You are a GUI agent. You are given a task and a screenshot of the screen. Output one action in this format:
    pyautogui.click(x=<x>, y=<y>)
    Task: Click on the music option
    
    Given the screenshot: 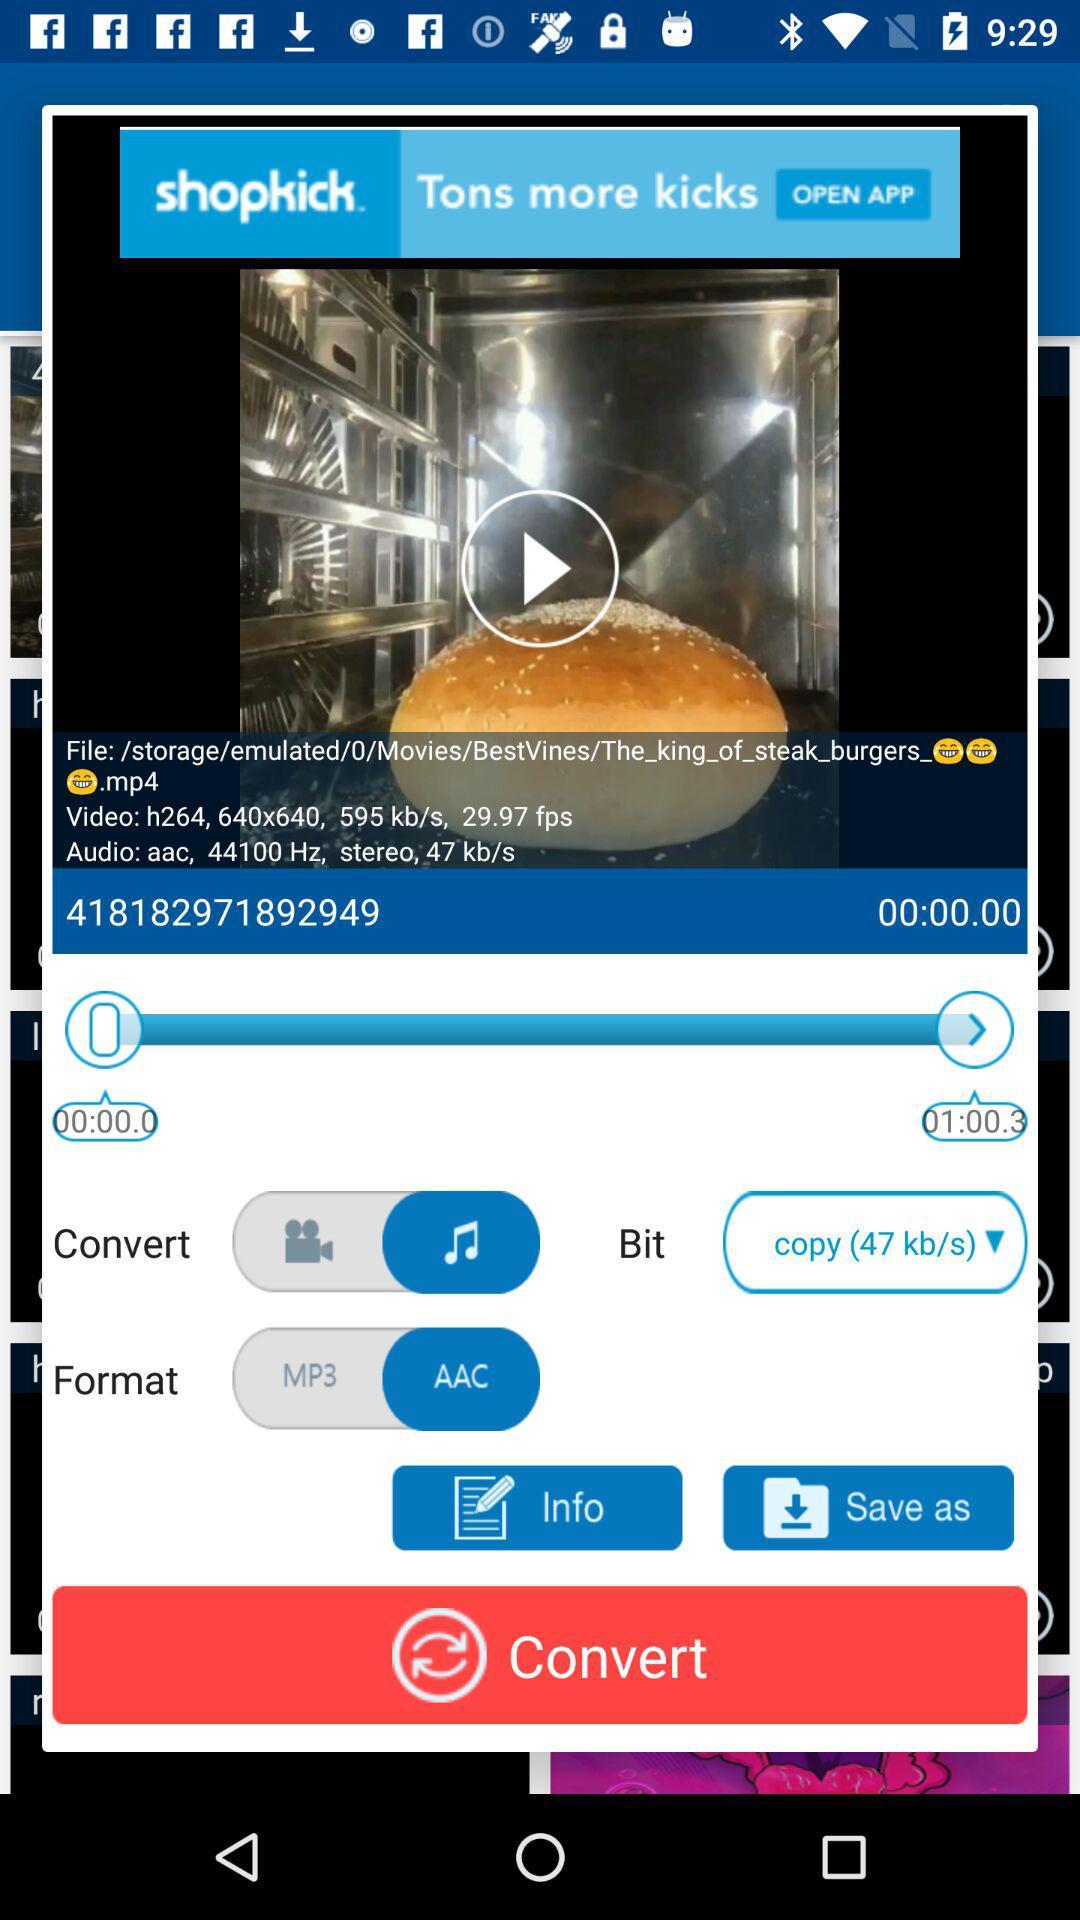 What is the action you would take?
    pyautogui.click(x=461, y=1241)
    